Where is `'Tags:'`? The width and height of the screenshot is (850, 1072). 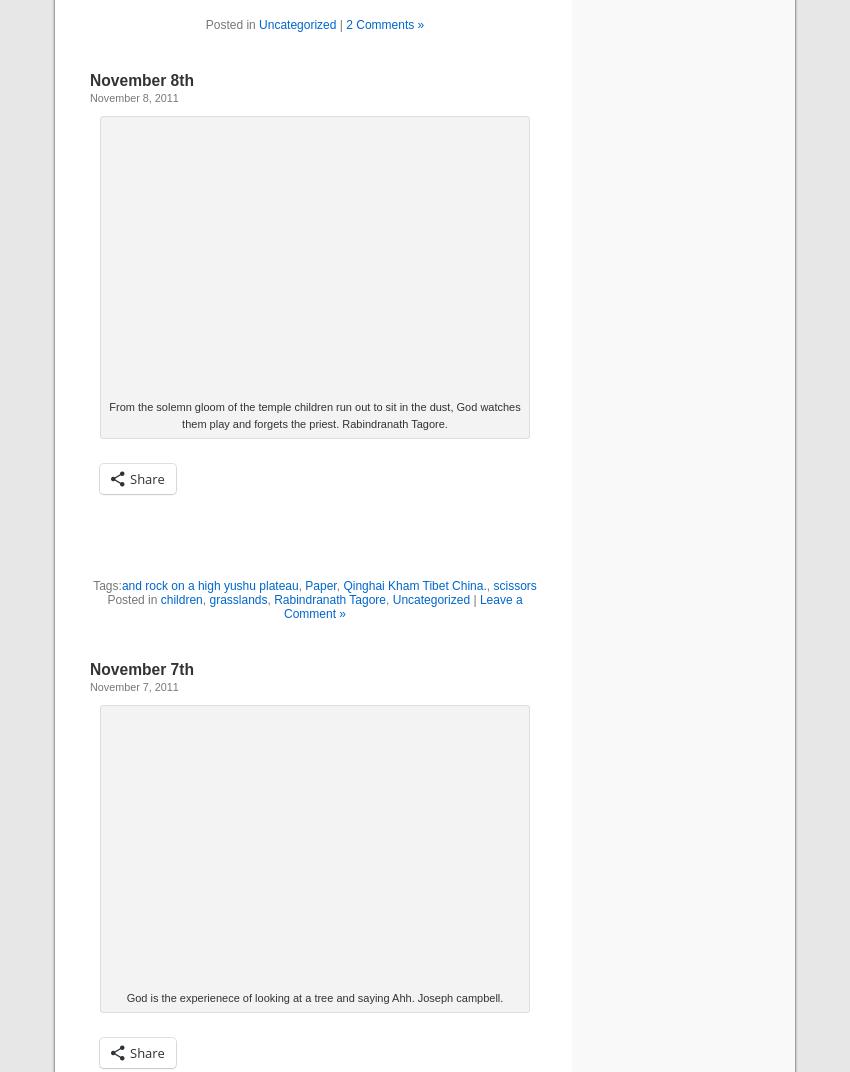
'Tags:' is located at coordinates (91, 584).